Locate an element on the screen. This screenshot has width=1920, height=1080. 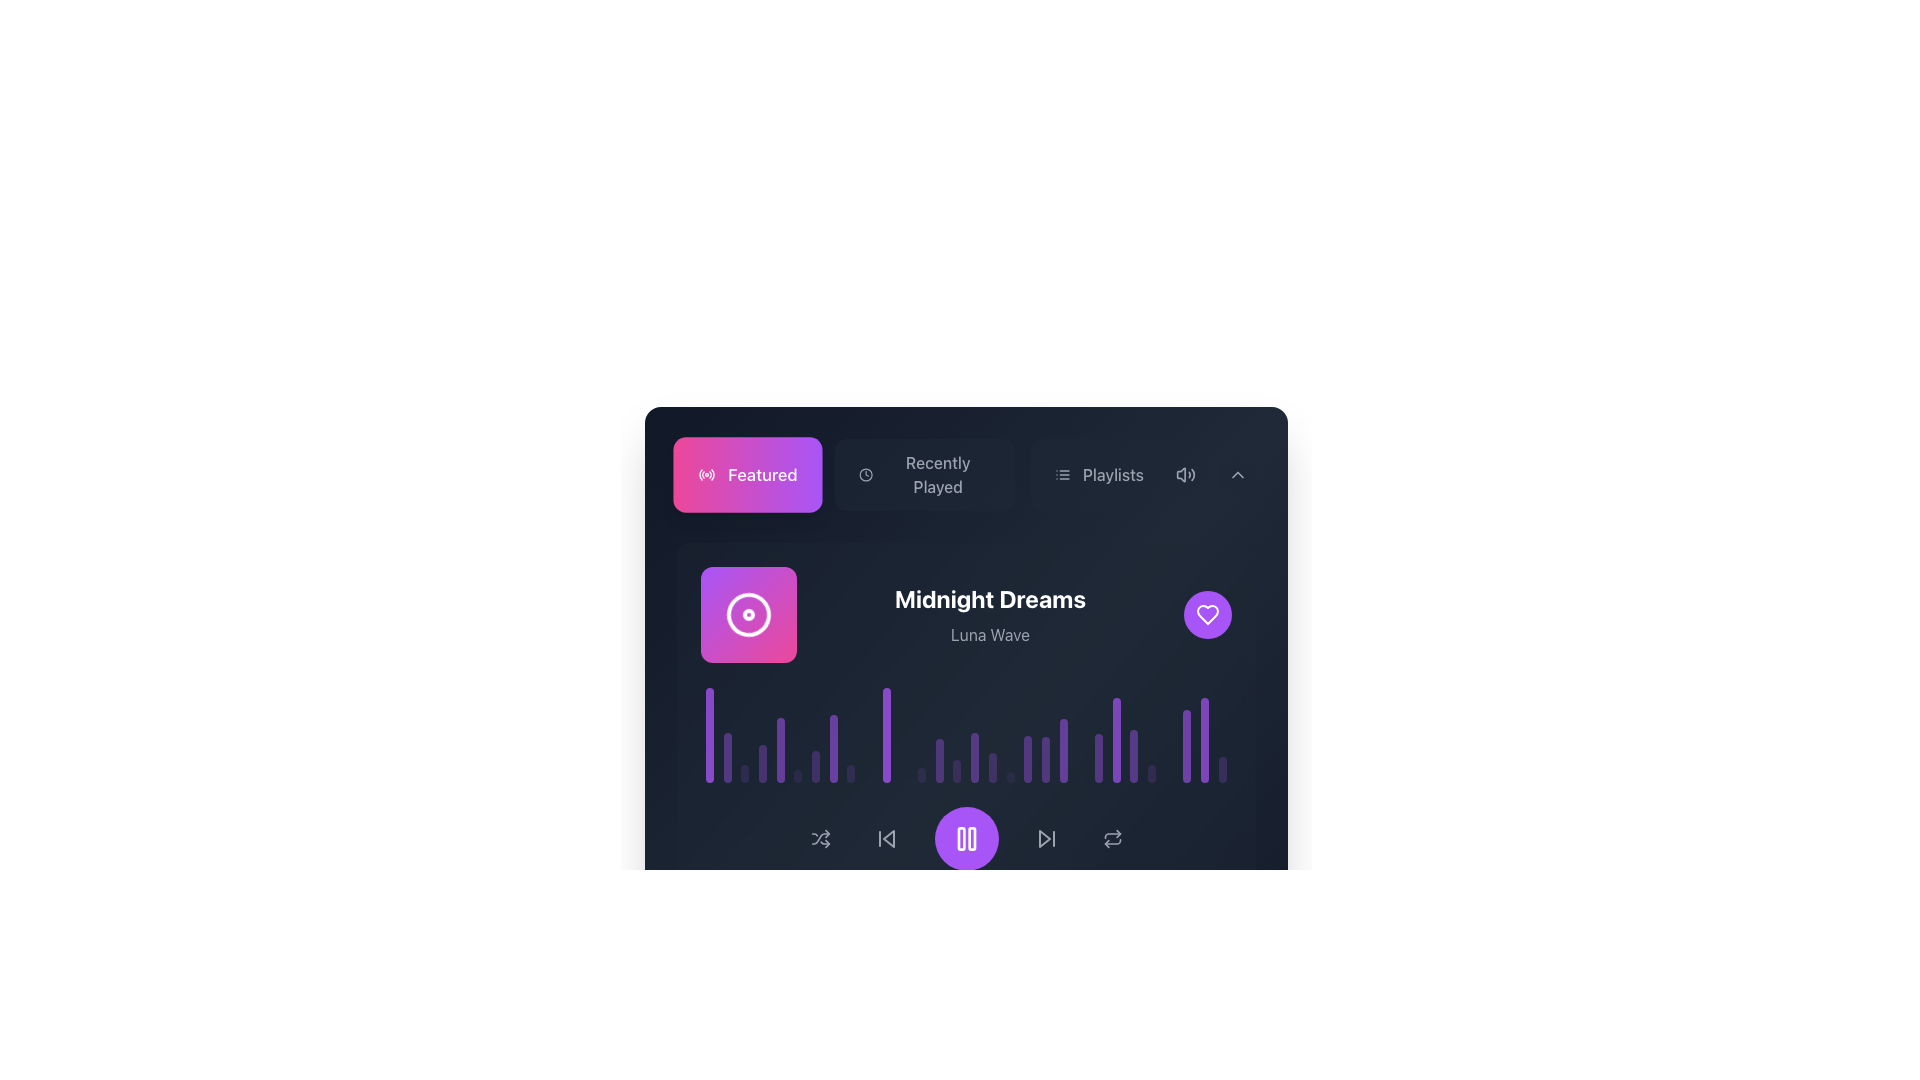
the backward arrow button, styled in gray, to skip to the previous media track is located at coordinates (885, 839).